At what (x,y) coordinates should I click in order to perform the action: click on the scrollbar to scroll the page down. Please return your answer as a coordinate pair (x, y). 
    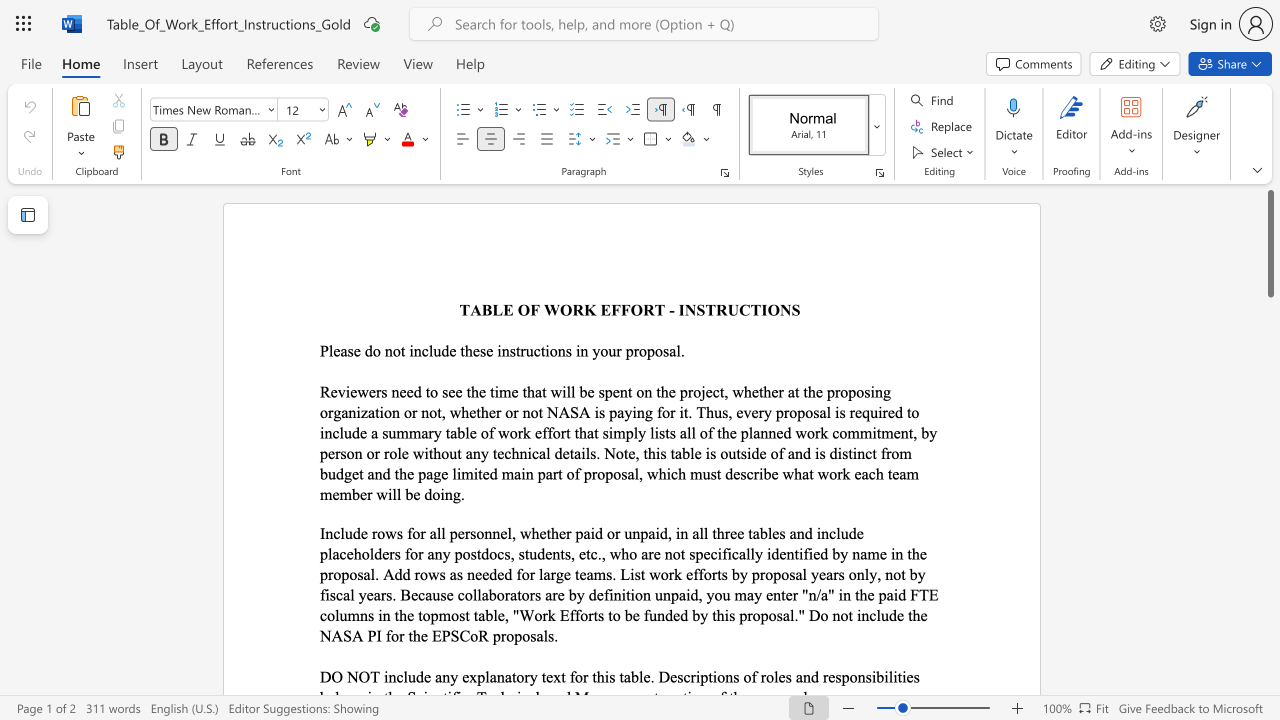
    Looking at the image, I should click on (1269, 588).